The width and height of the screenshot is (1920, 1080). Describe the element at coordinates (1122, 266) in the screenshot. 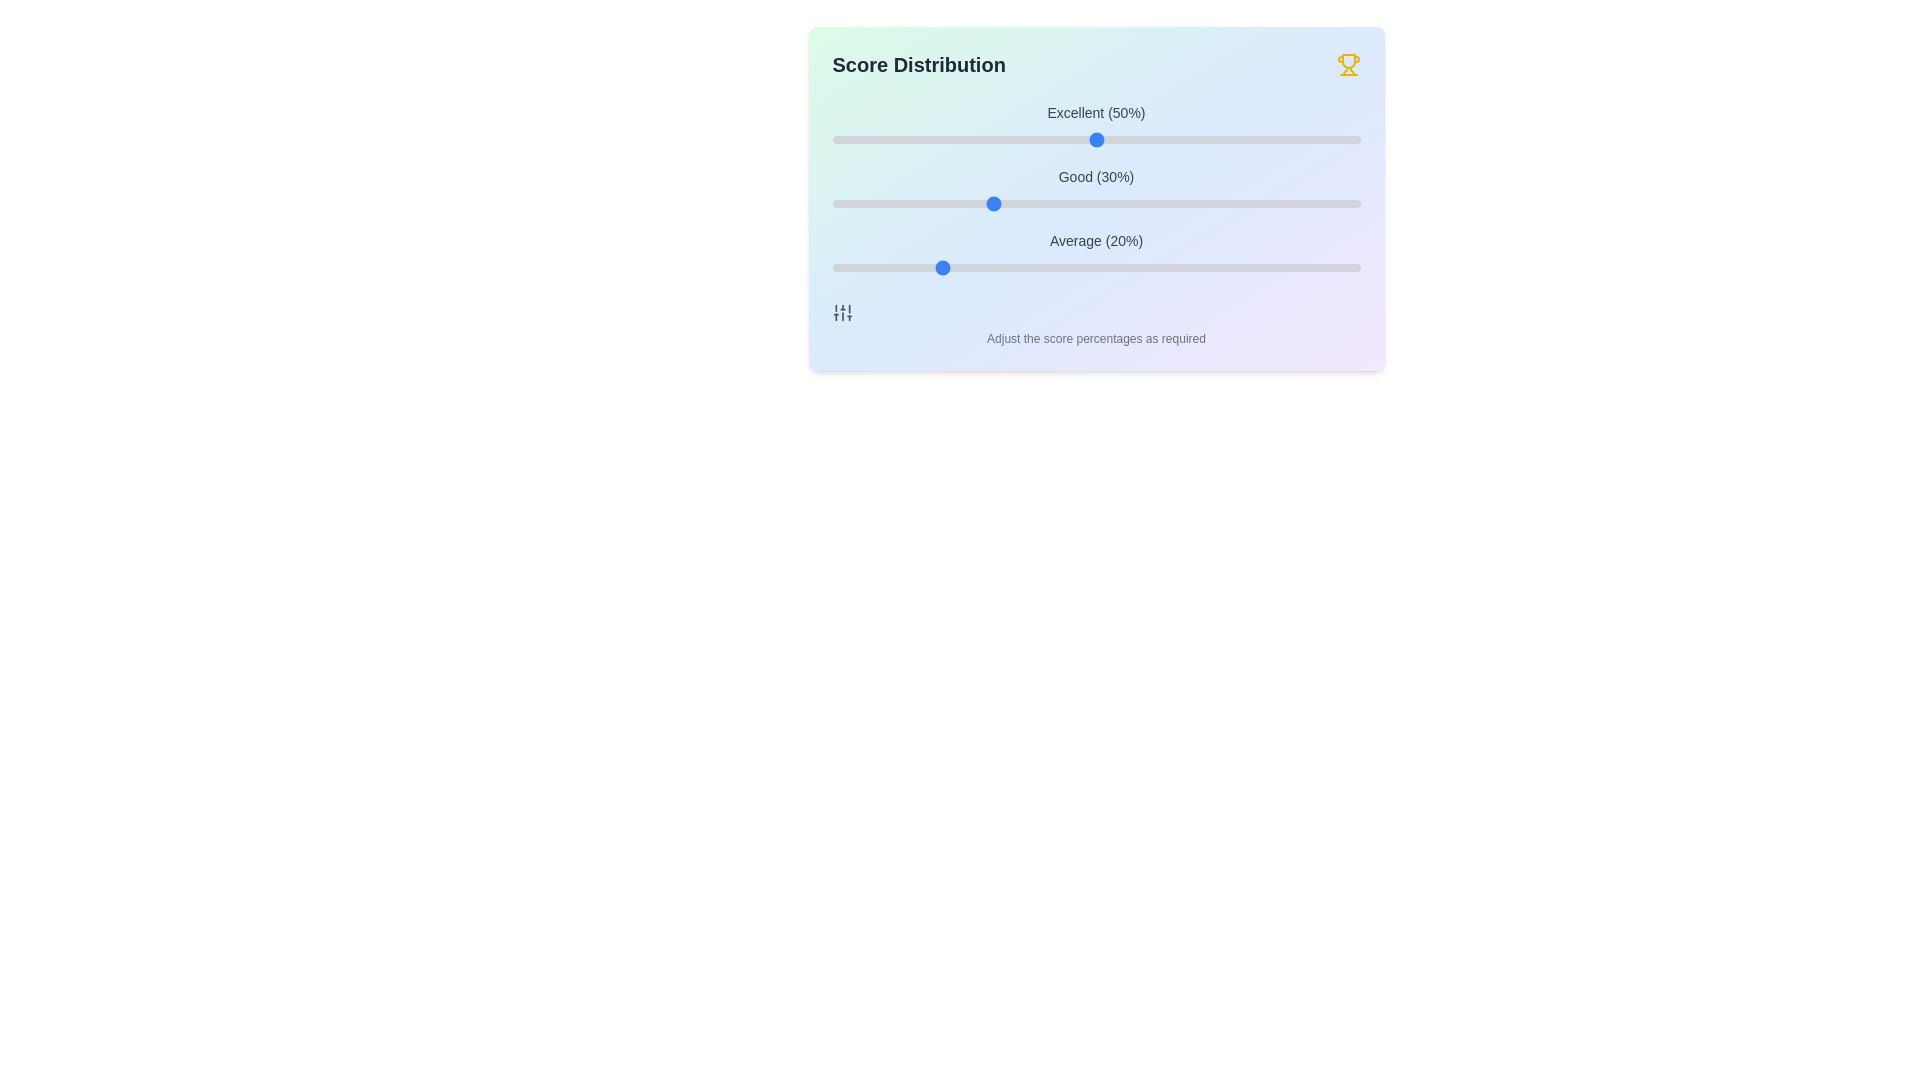

I see `the 'Average' slider to 55%` at that location.